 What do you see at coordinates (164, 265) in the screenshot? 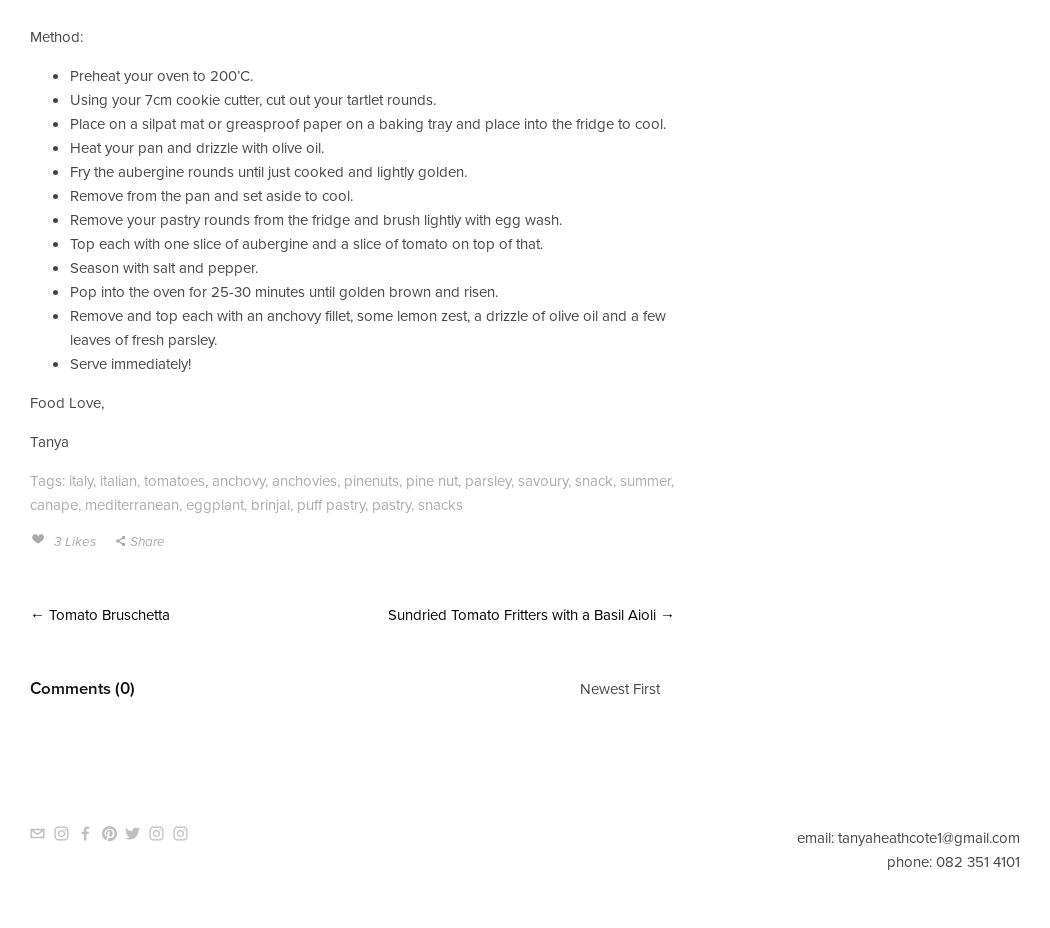
I see `'Season with salt and pepper.'` at bounding box center [164, 265].